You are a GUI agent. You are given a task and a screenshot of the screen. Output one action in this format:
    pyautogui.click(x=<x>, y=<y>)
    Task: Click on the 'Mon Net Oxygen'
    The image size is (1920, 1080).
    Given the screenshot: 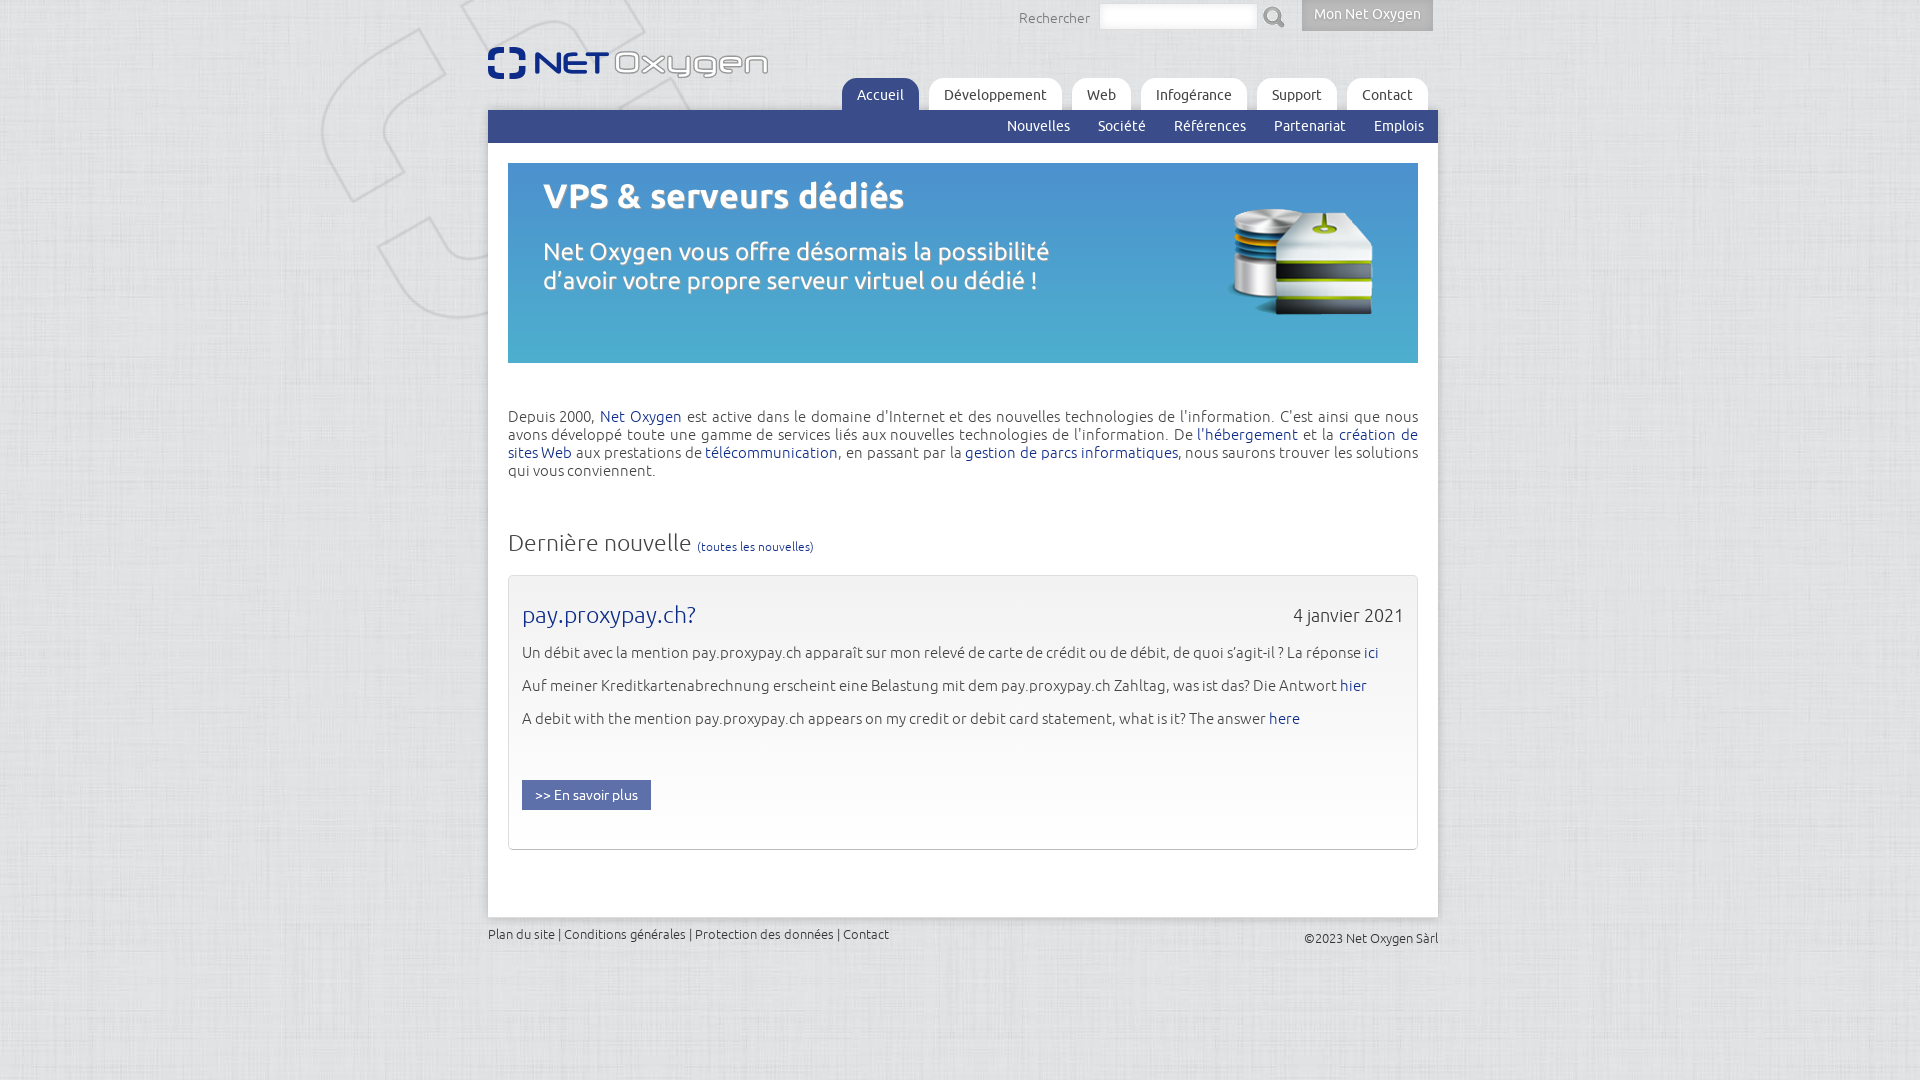 What is the action you would take?
    pyautogui.click(x=1366, y=15)
    